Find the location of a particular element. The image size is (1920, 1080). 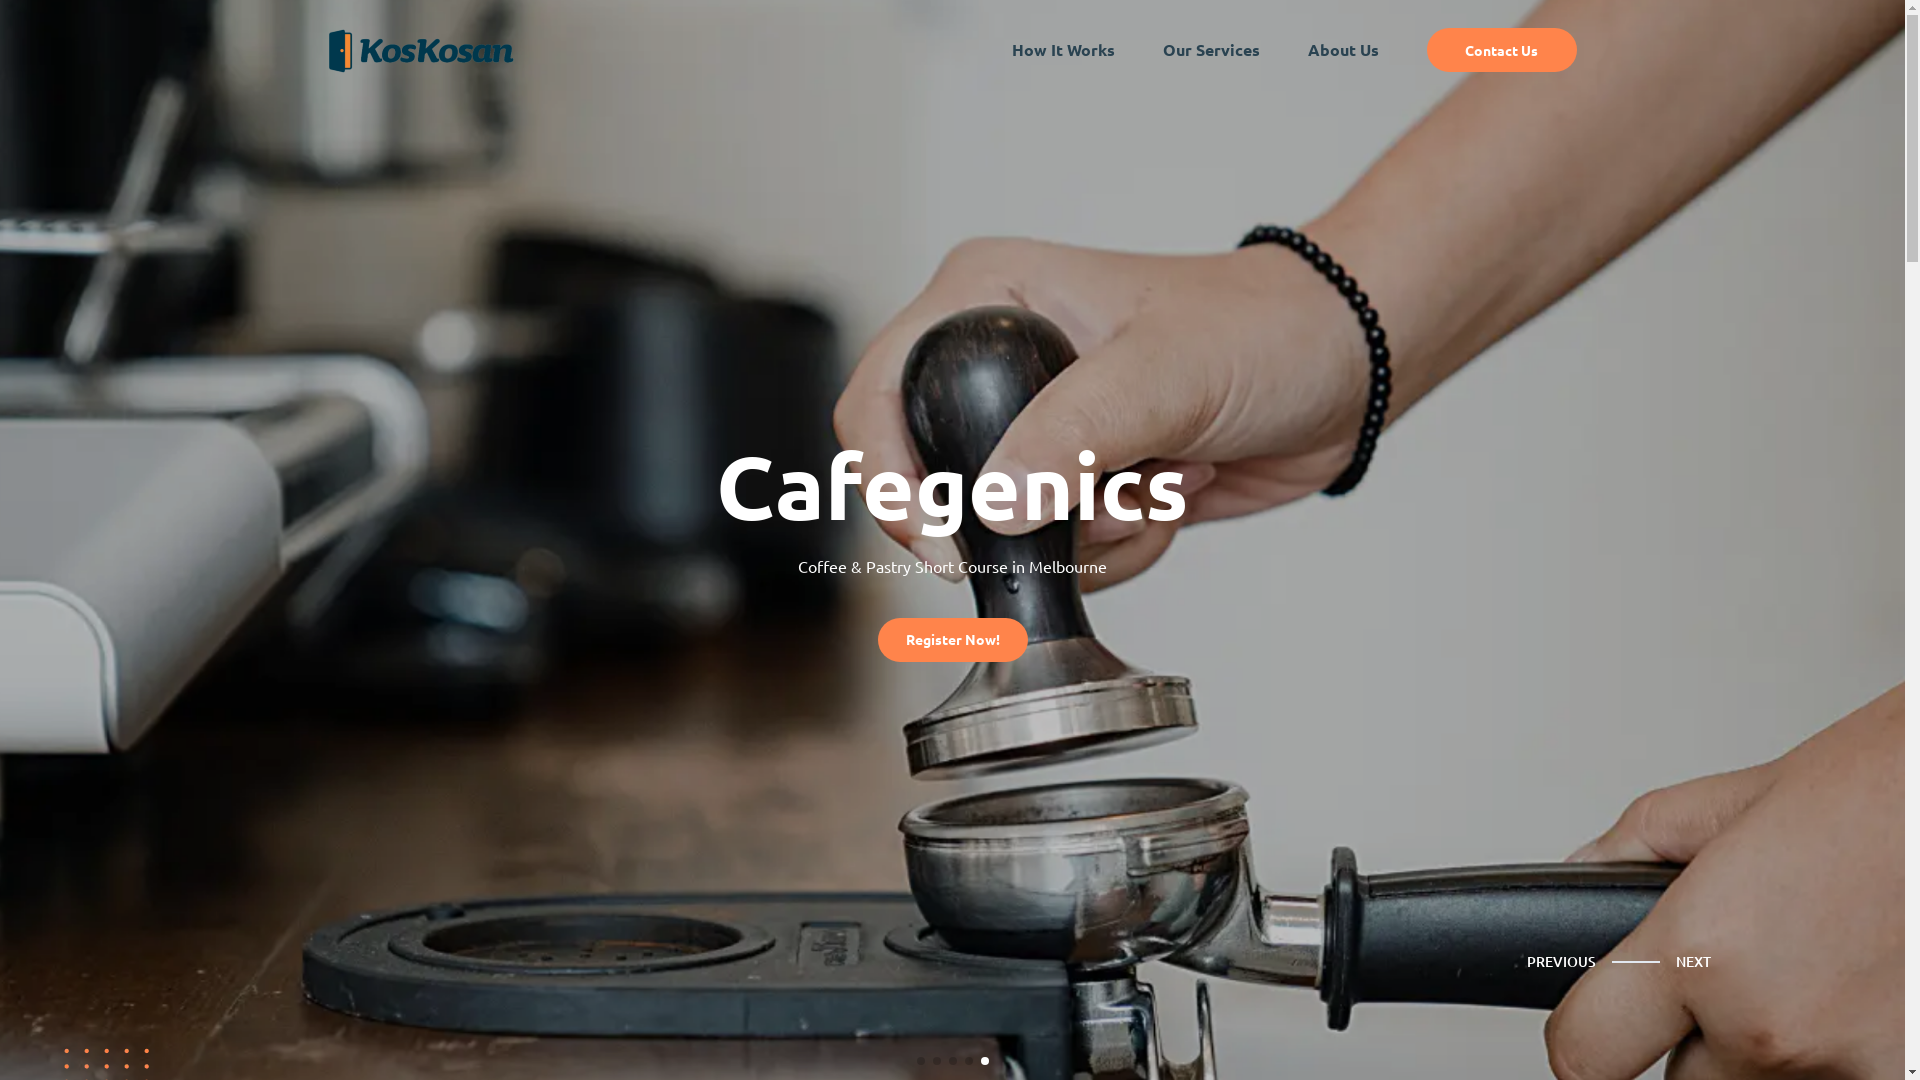

'About Us' is located at coordinates (1308, 49).